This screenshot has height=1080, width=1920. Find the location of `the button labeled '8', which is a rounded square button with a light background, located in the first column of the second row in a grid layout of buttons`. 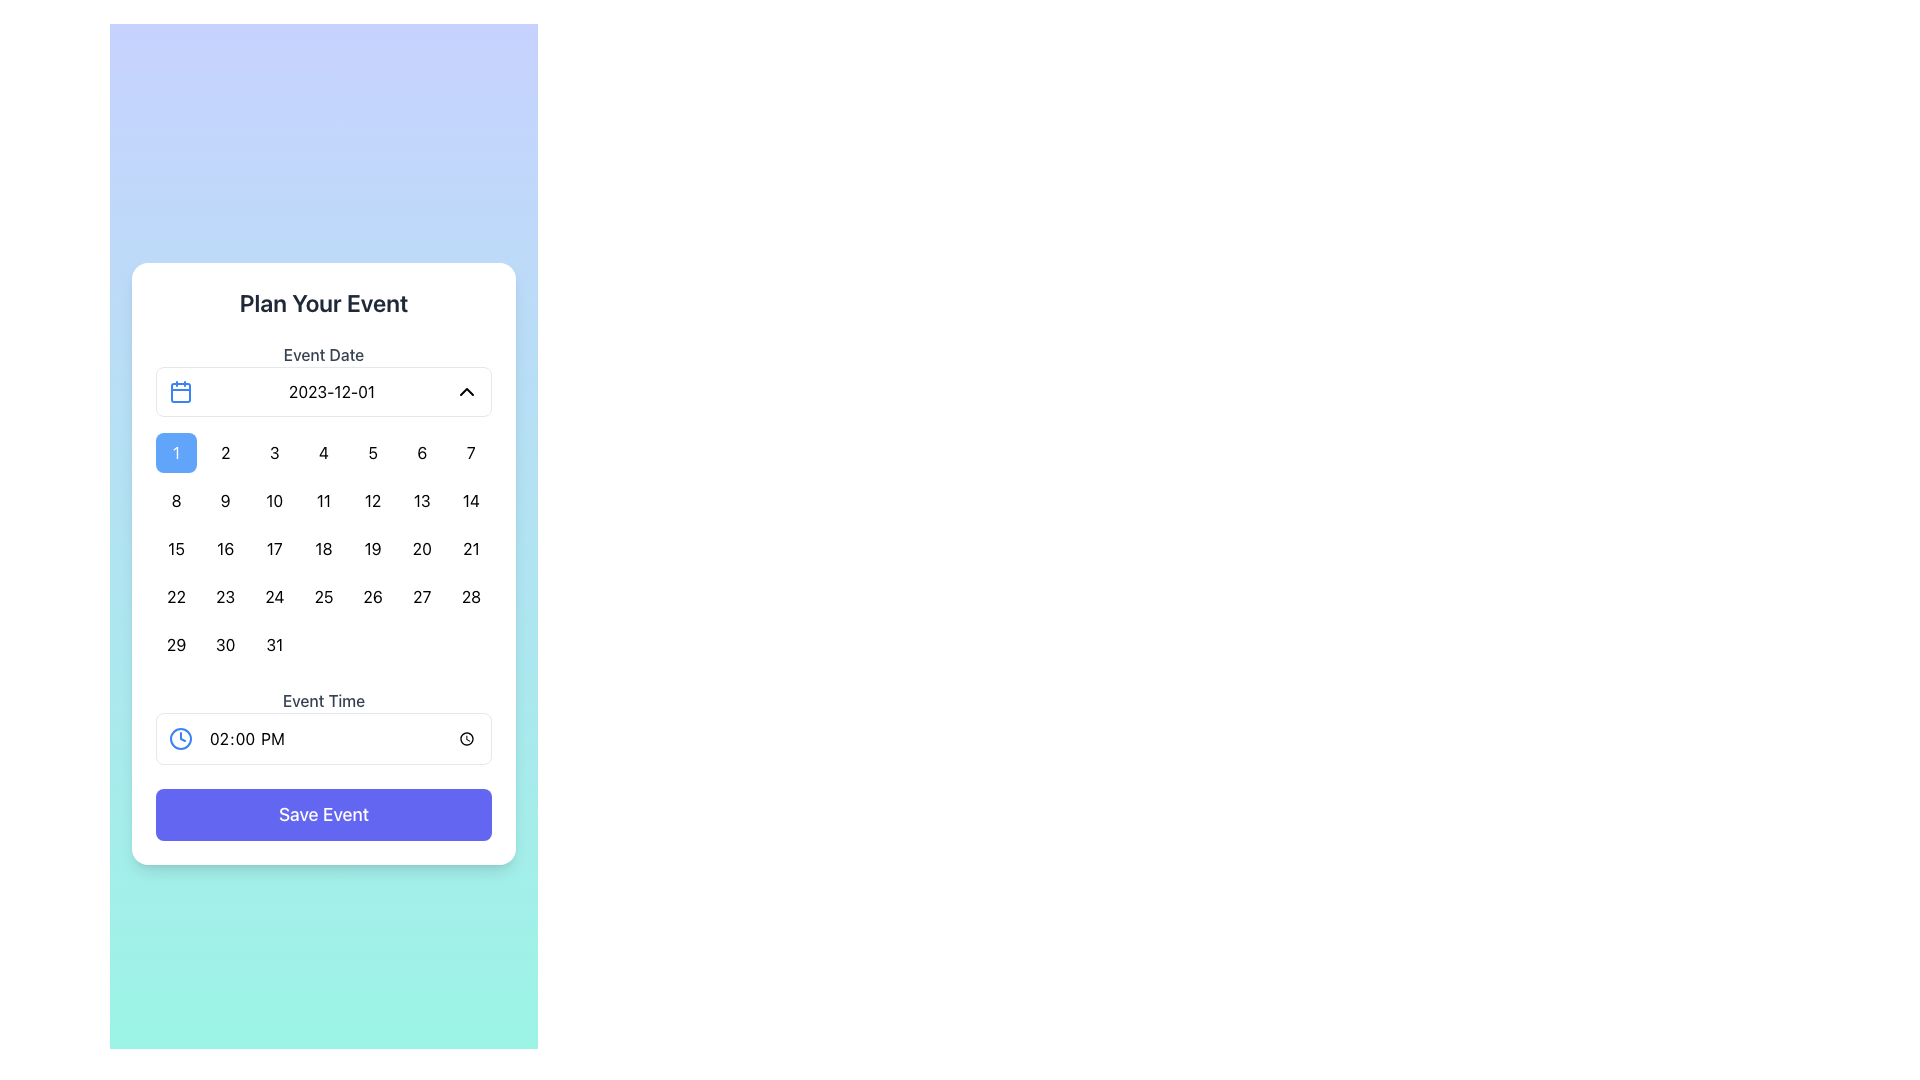

the button labeled '8', which is a rounded square button with a light background, located in the first column of the second row in a grid layout of buttons is located at coordinates (176, 500).